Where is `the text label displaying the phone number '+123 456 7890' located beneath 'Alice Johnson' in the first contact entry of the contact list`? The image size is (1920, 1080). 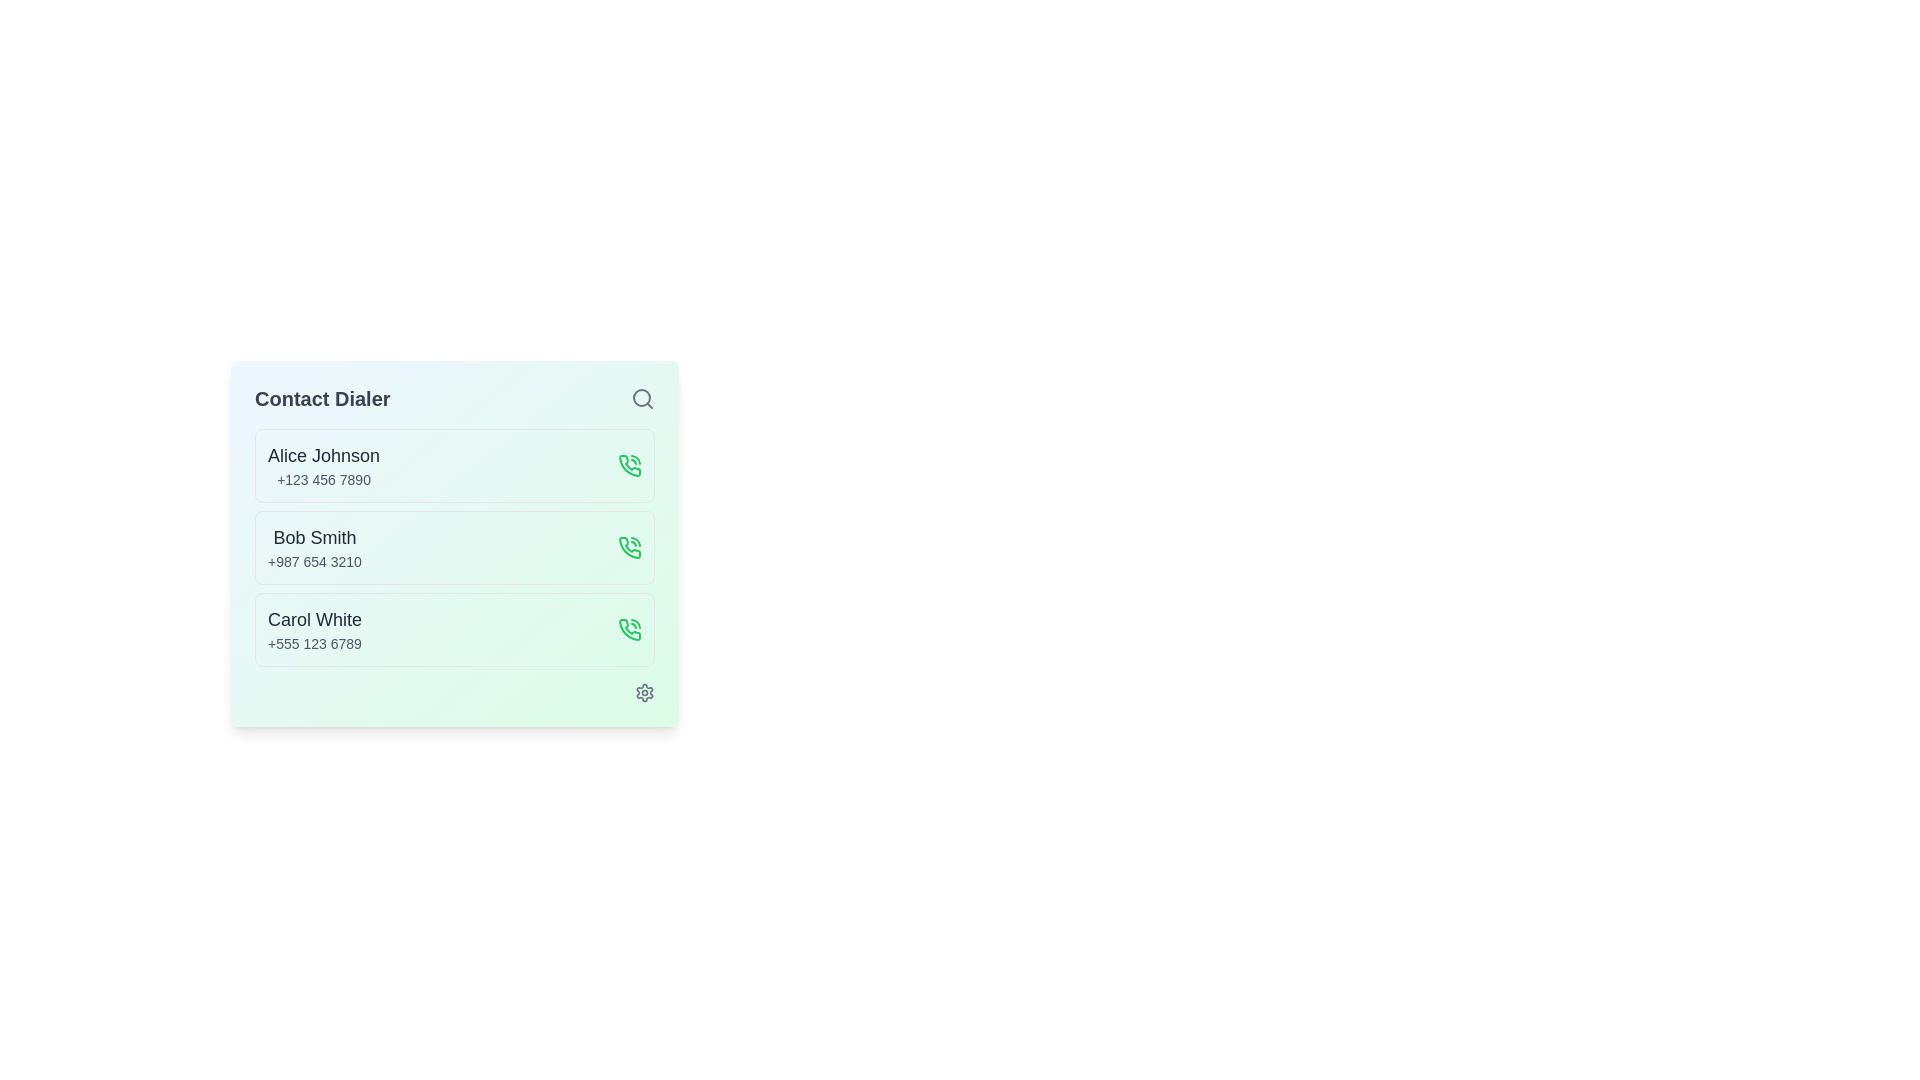 the text label displaying the phone number '+123 456 7890' located beneath 'Alice Johnson' in the first contact entry of the contact list is located at coordinates (324, 479).